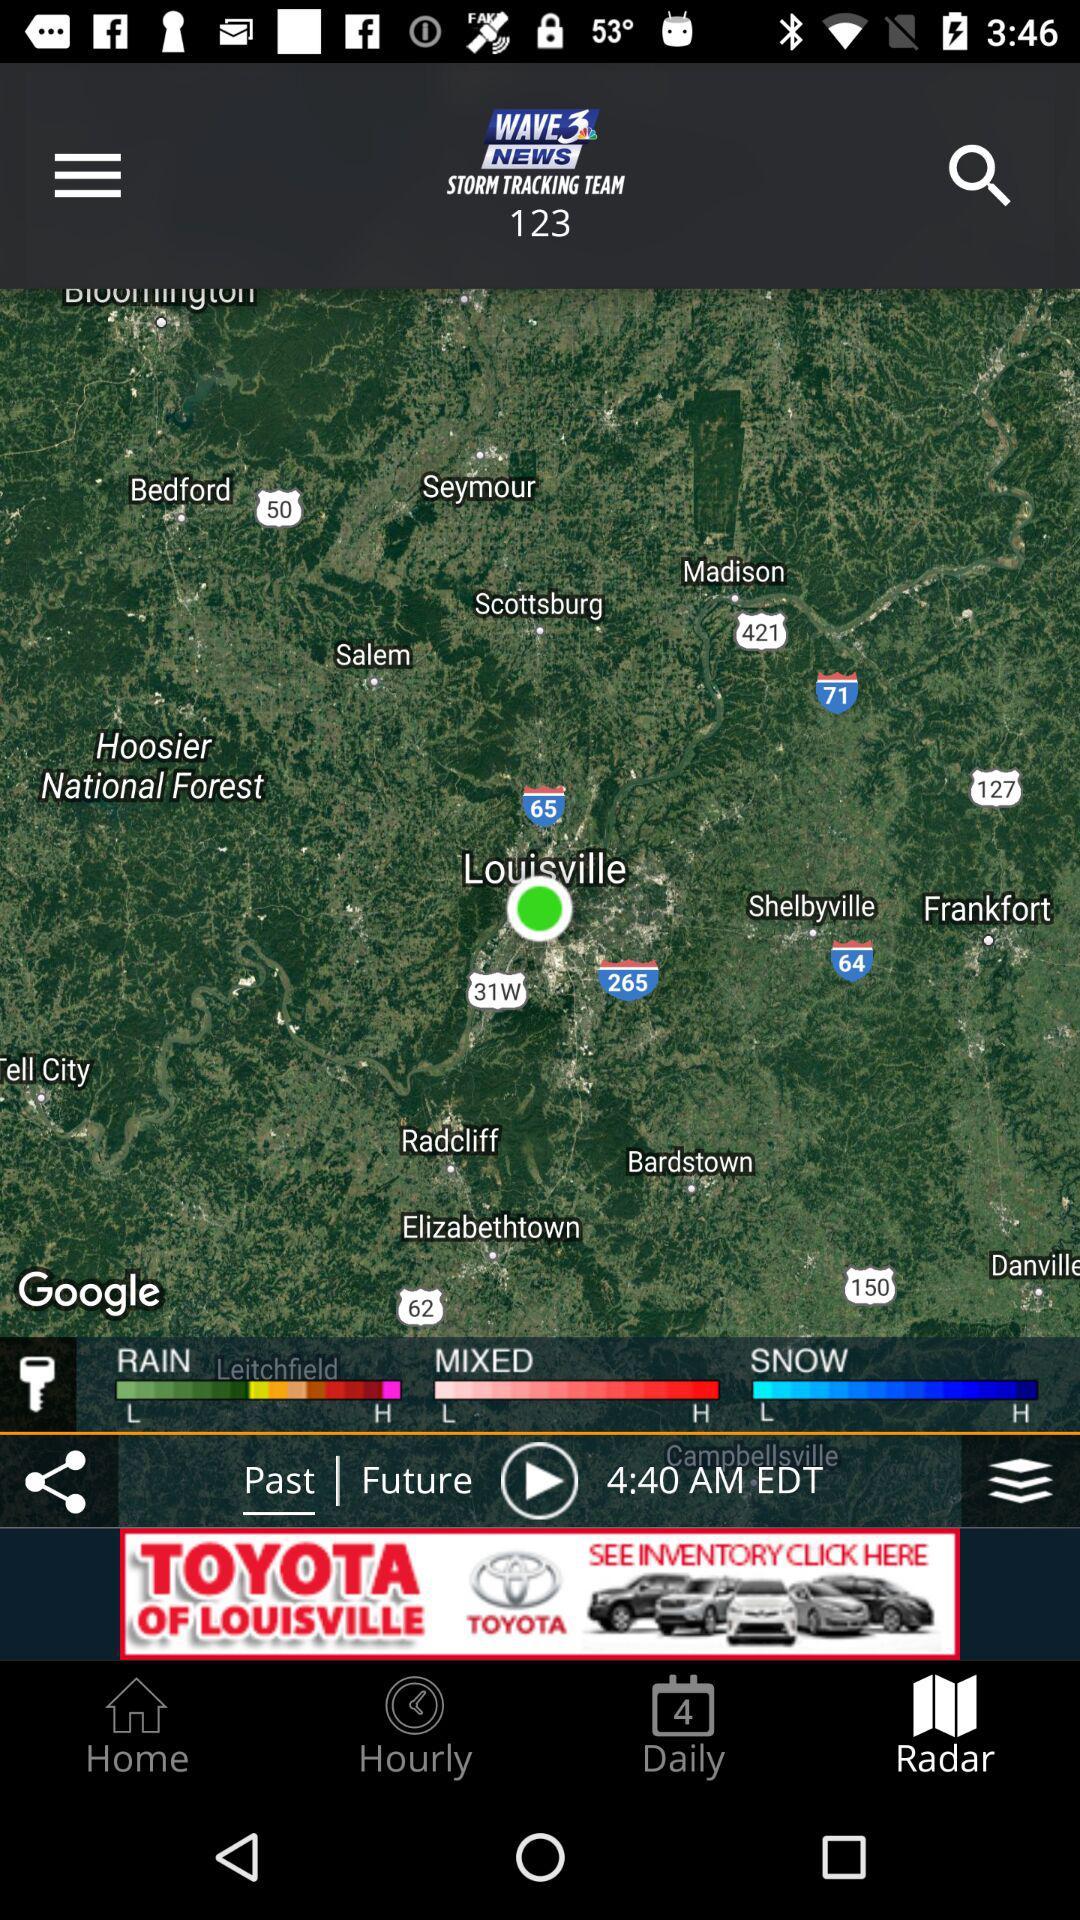 The width and height of the screenshot is (1080, 1920). What do you see at coordinates (1020, 1480) in the screenshot?
I see `item next to 4 40 am icon` at bounding box center [1020, 1480].